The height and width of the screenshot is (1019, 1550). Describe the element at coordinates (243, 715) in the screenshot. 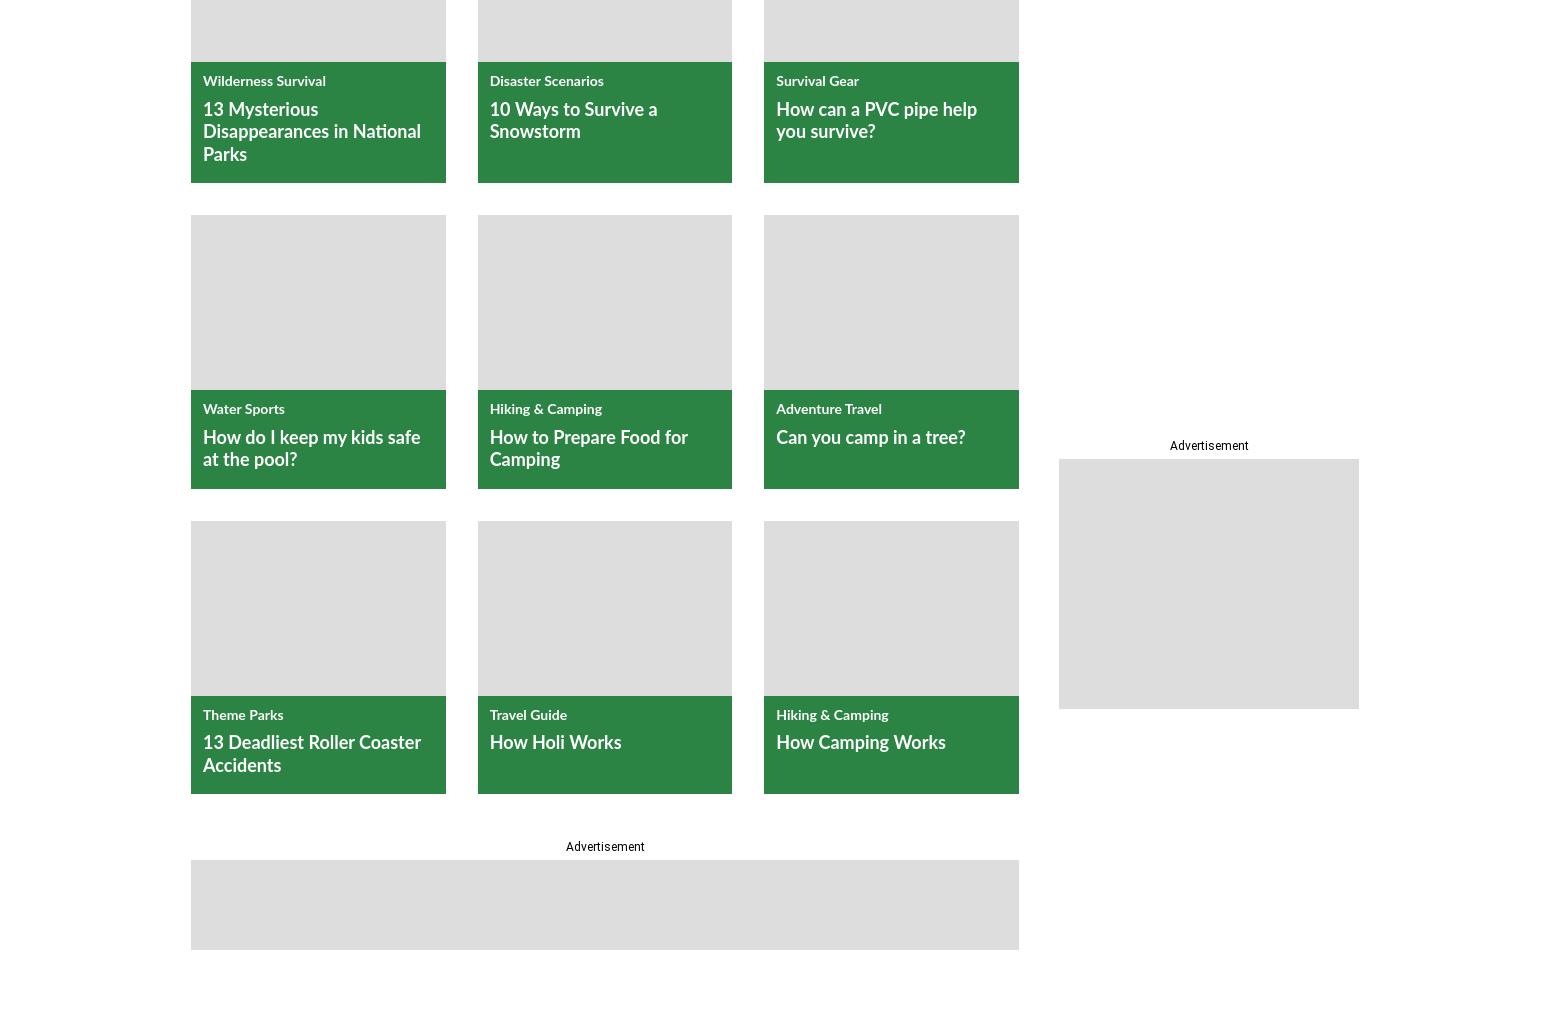

I see `'Theme Parks'` at that location.